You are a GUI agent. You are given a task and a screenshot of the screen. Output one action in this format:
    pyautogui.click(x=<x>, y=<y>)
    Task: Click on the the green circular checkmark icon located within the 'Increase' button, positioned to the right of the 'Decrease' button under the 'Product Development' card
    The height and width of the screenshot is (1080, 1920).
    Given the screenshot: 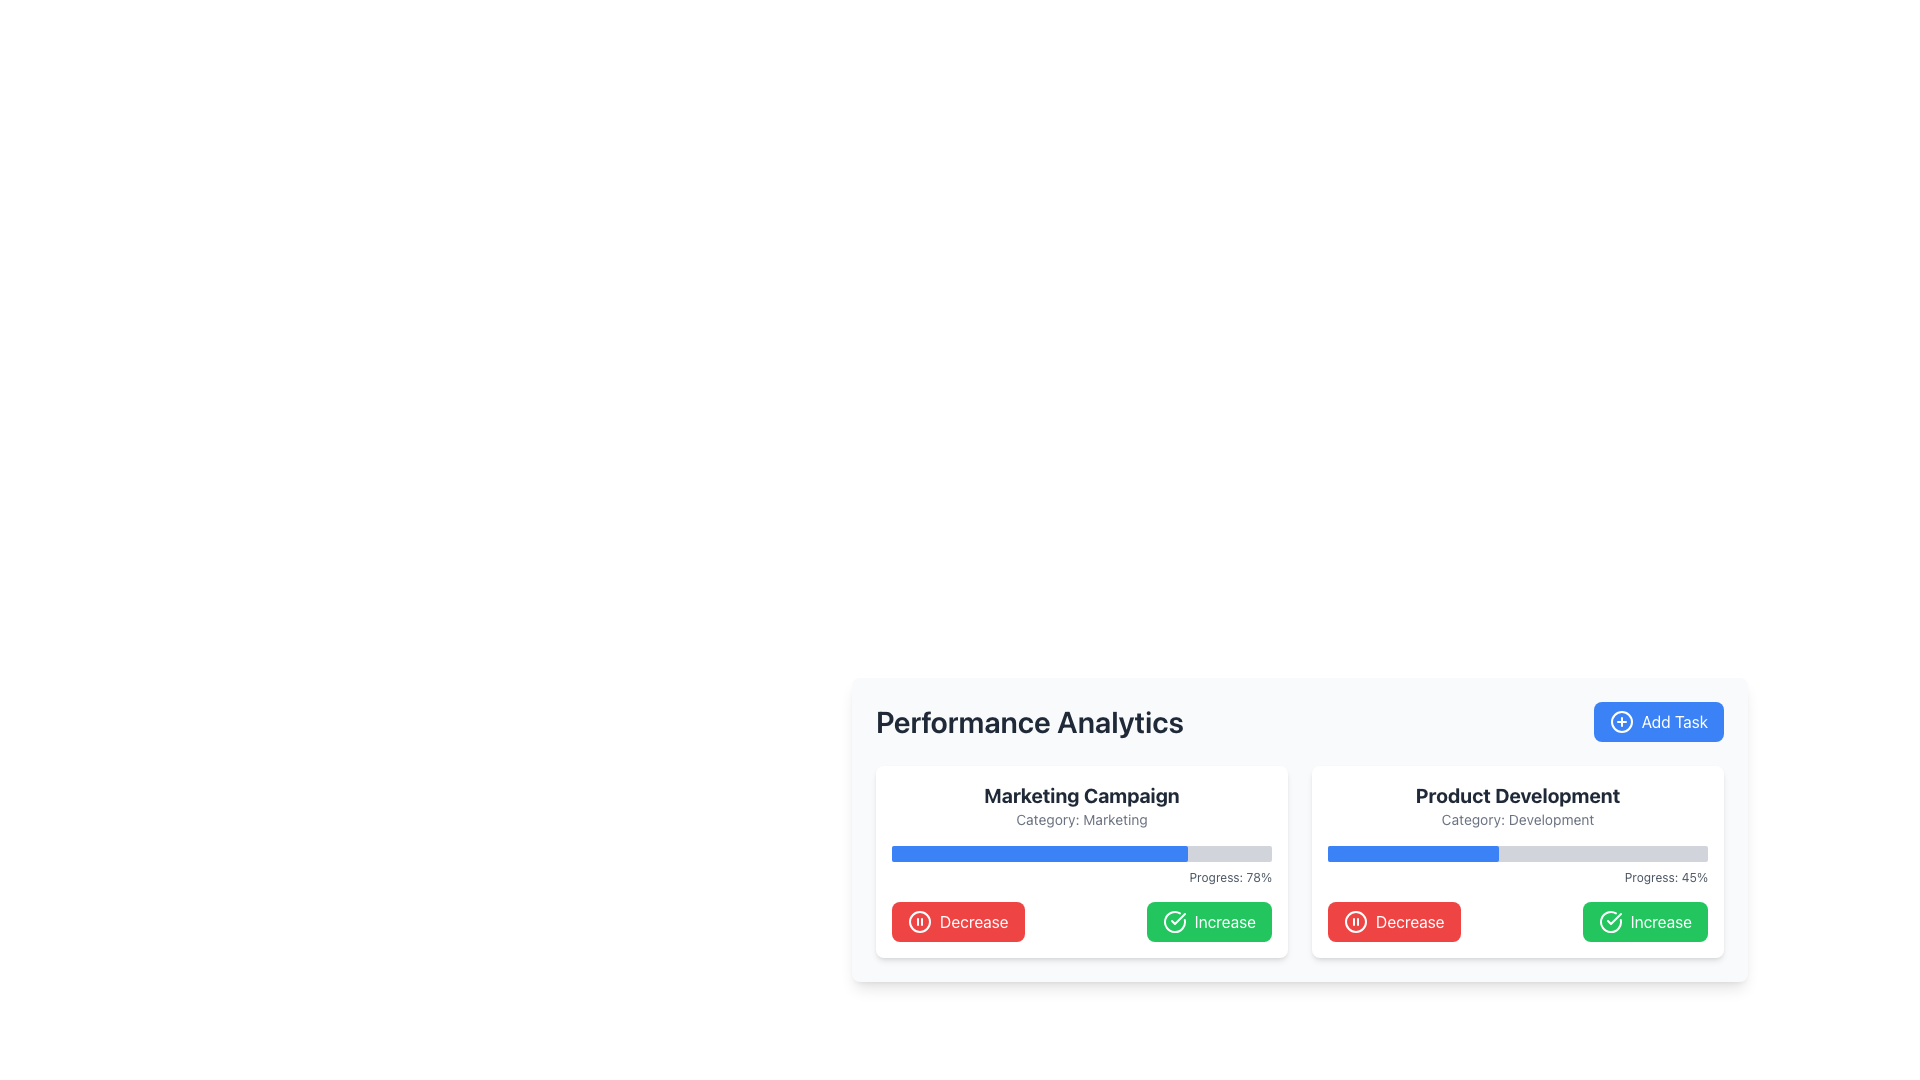 What is the action you would take?
    pyautogui.click(x=1609, y=921)
    